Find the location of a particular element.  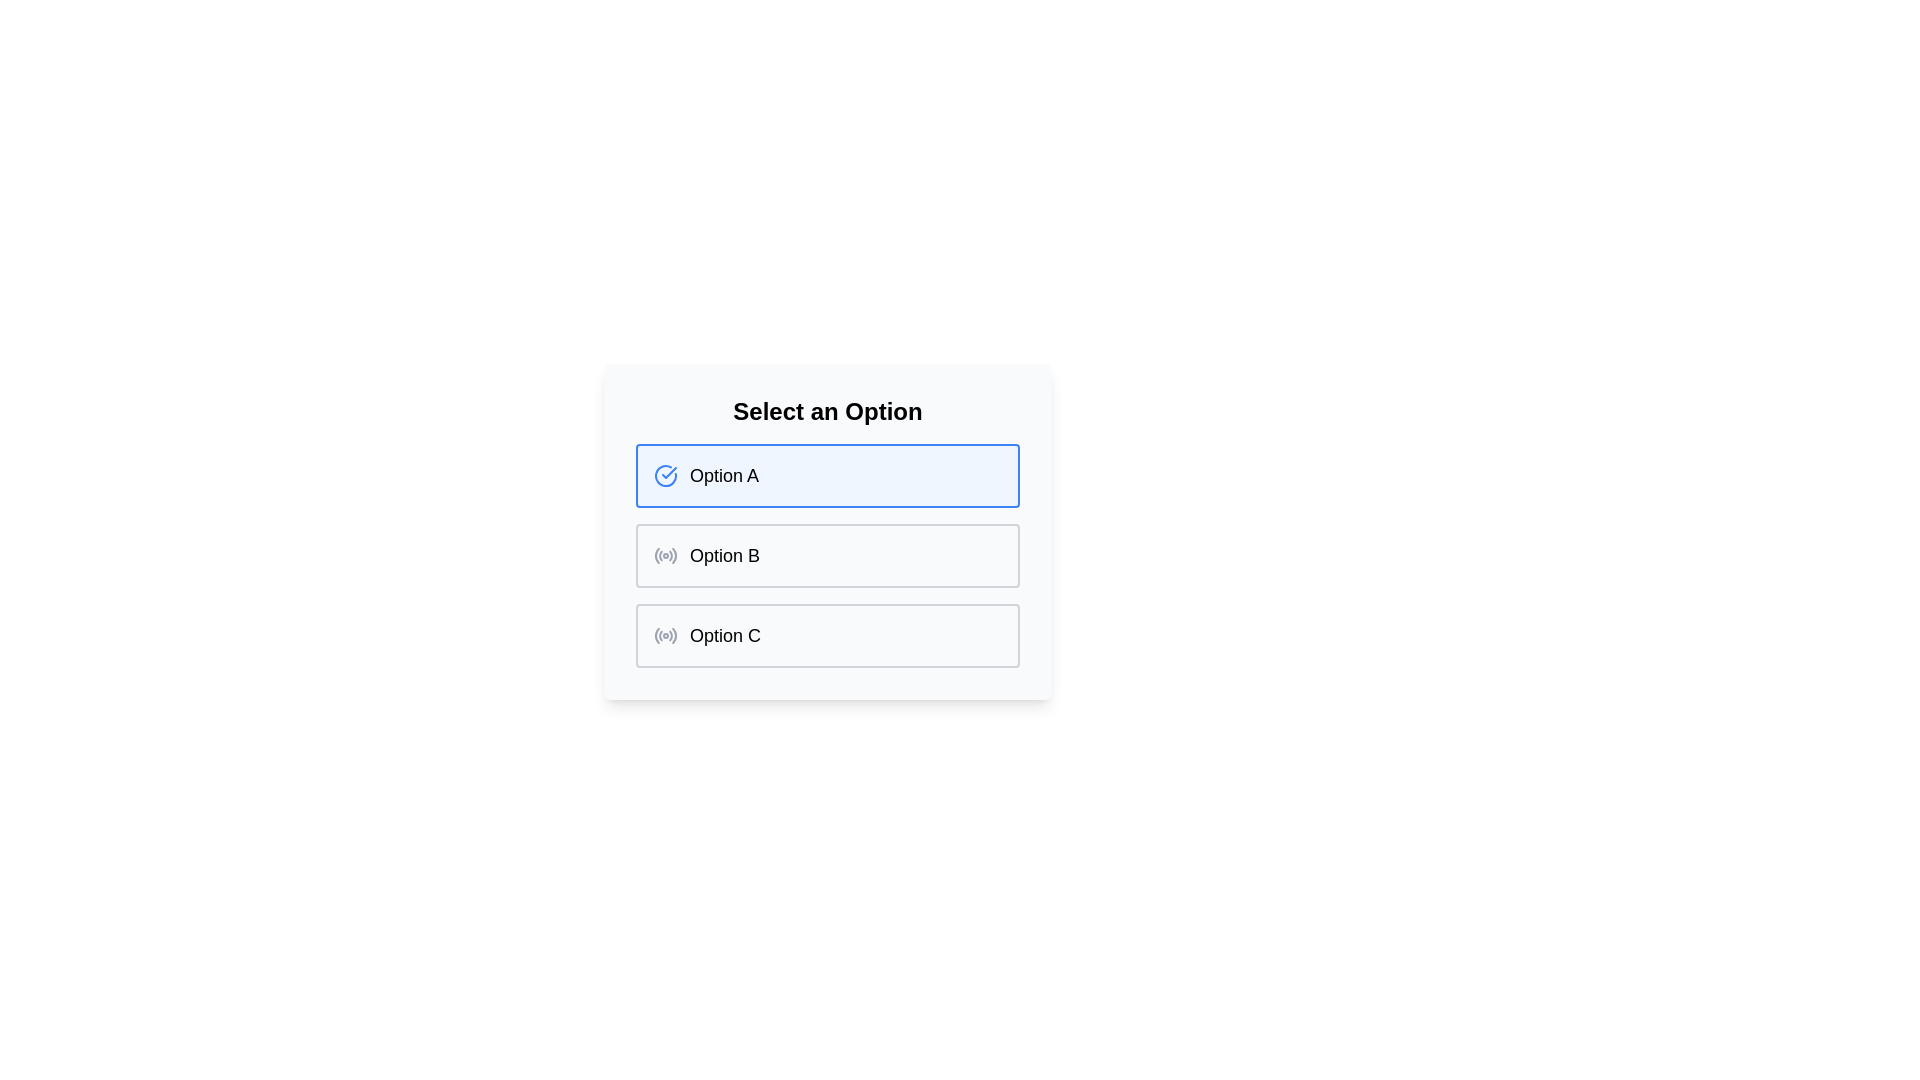

the text label associated with the third selectable option in the list, located at the bottom of the vertical list within a rounded border element is located at coordinates (724, 636).